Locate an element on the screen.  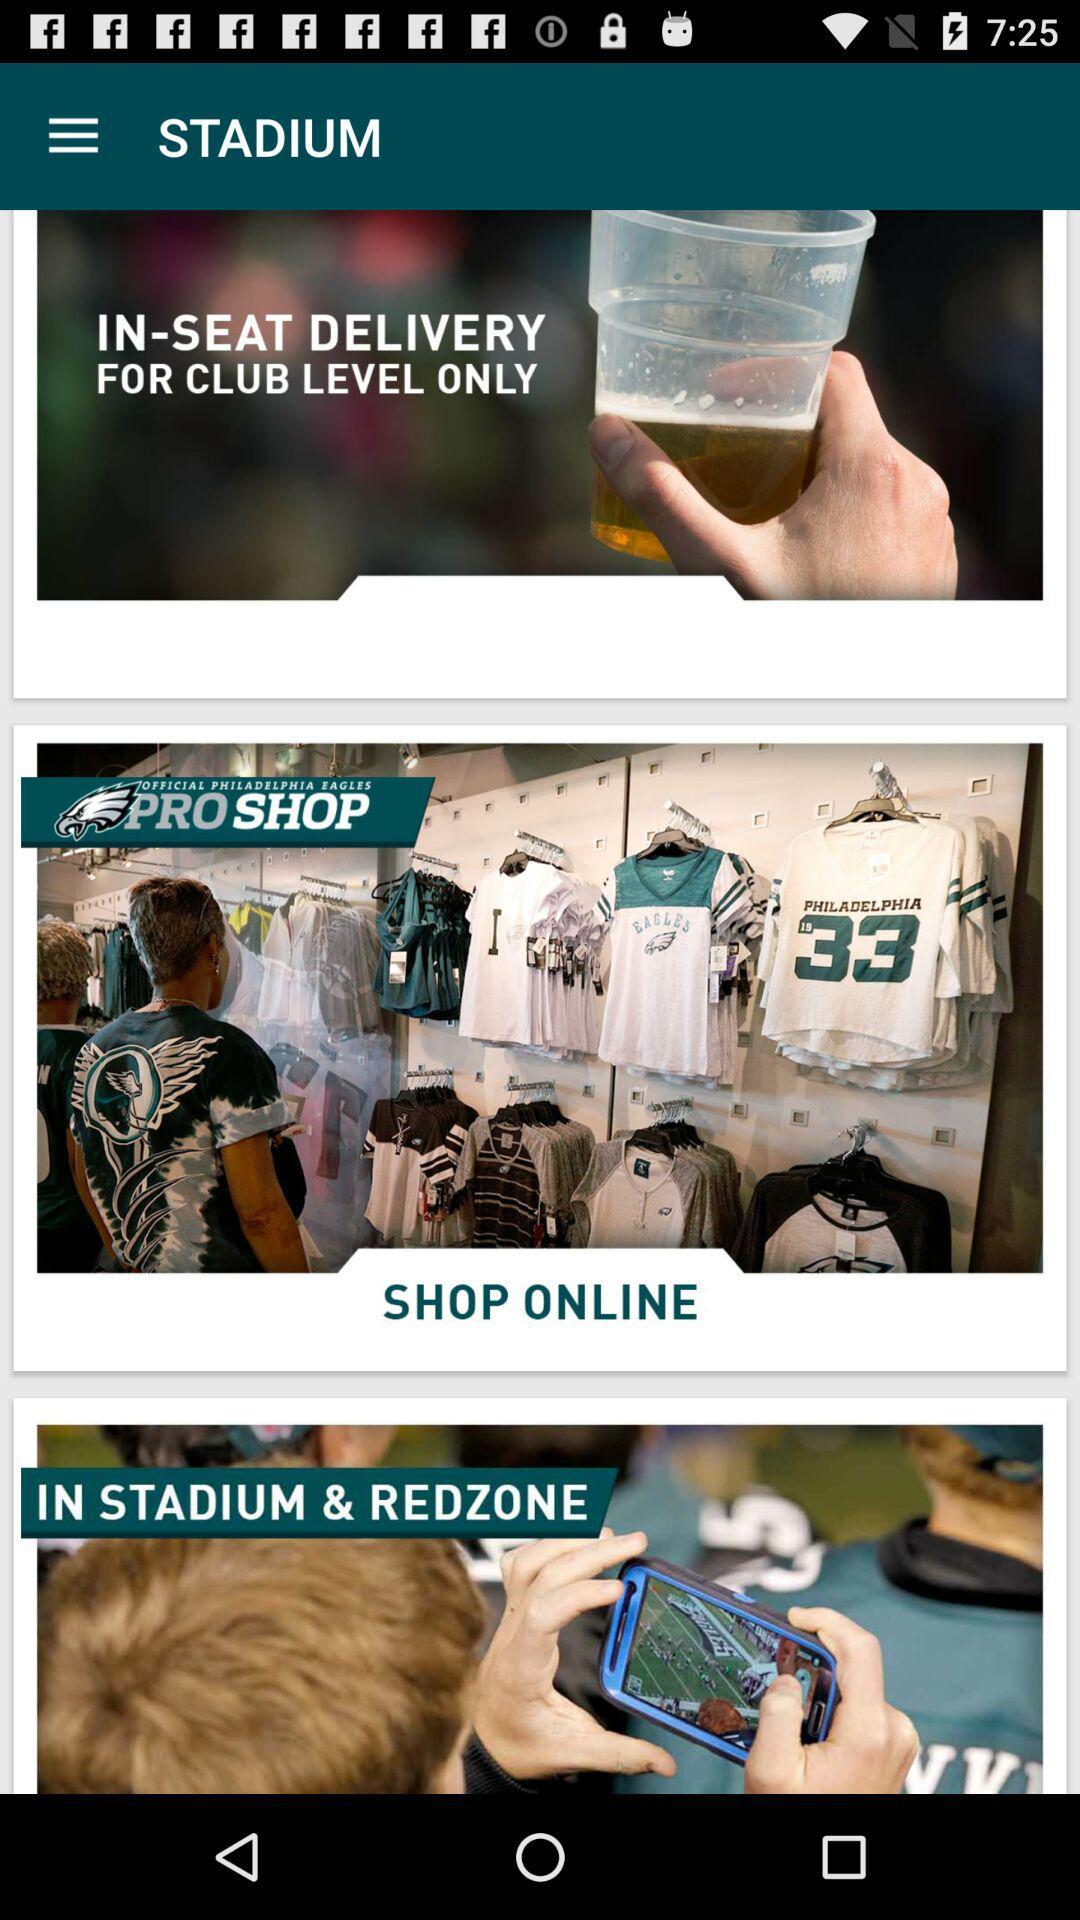
the item next to the stadium app is located at coordinates (72, 135).